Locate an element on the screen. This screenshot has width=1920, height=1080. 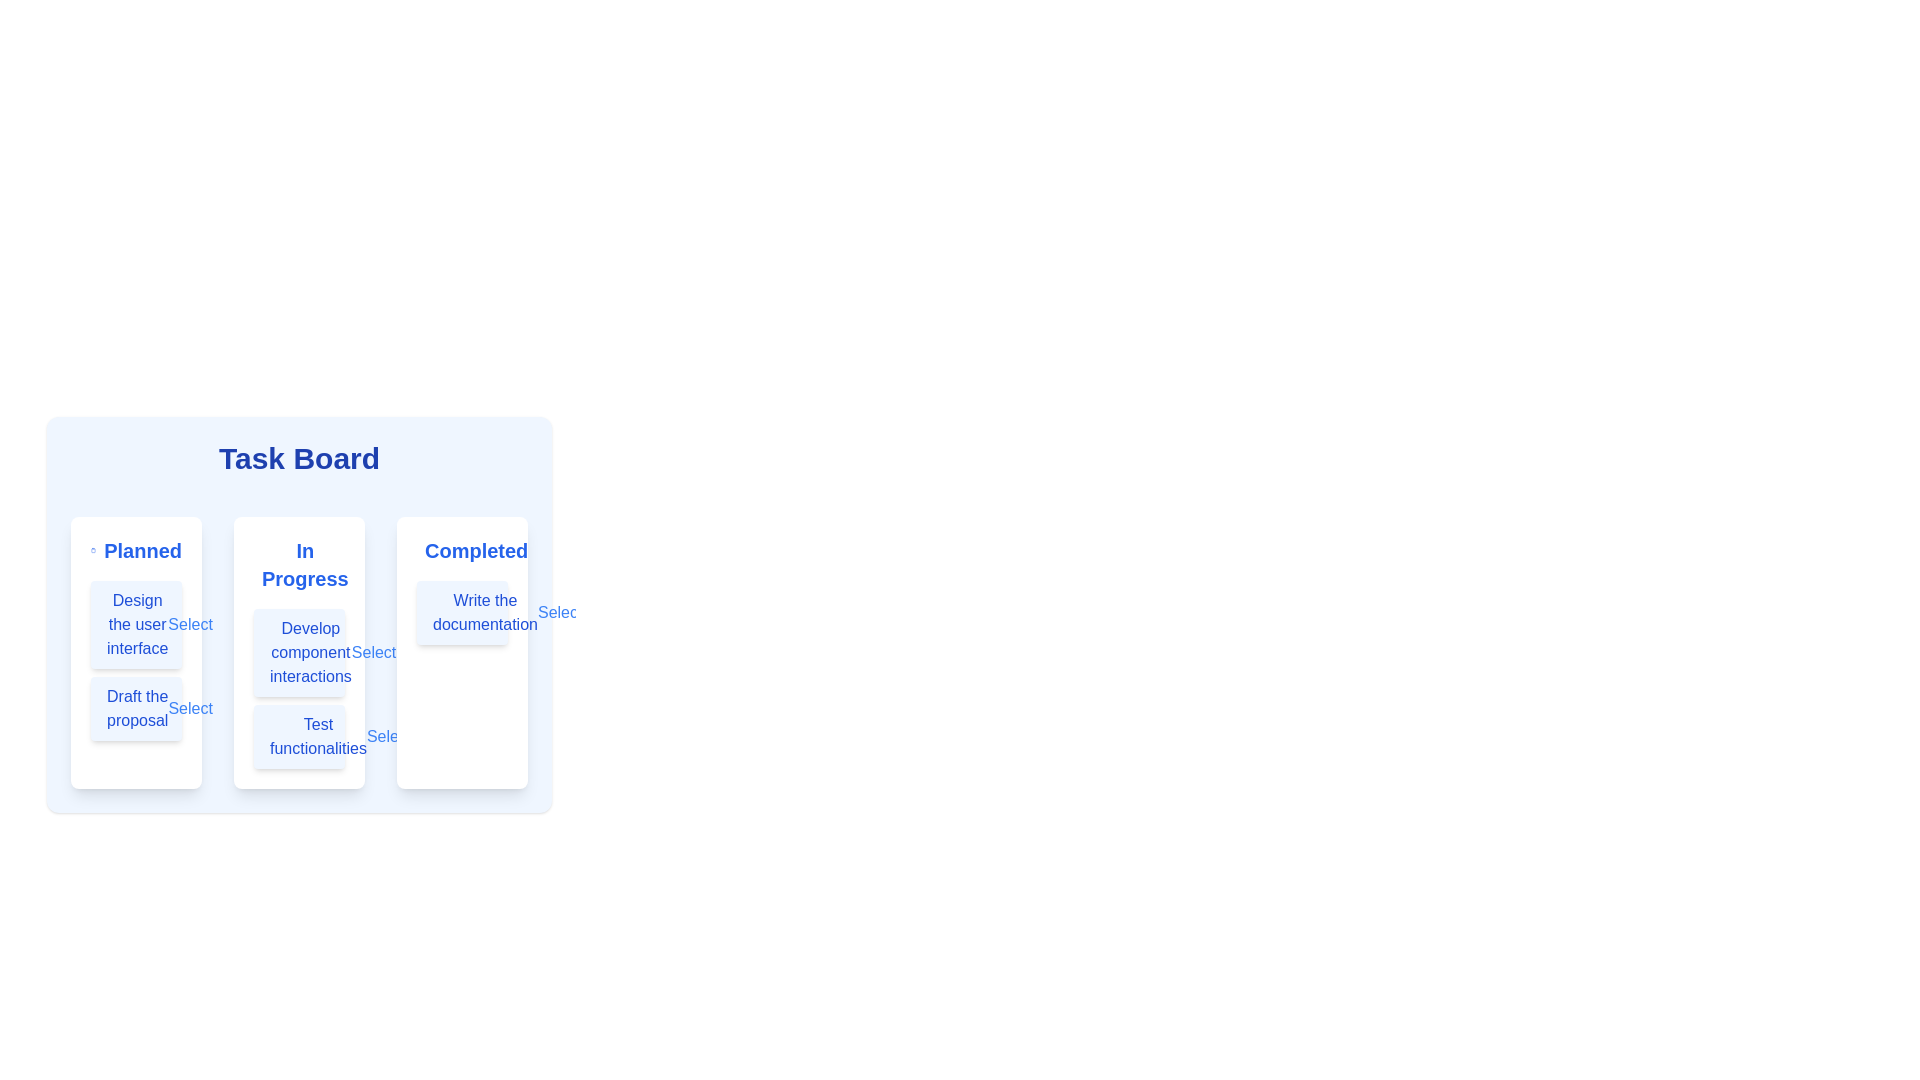
the 'In Progress' text label with a clock icon, which is the header of the middle column on the task board interface is located at coordinates (298, 564).